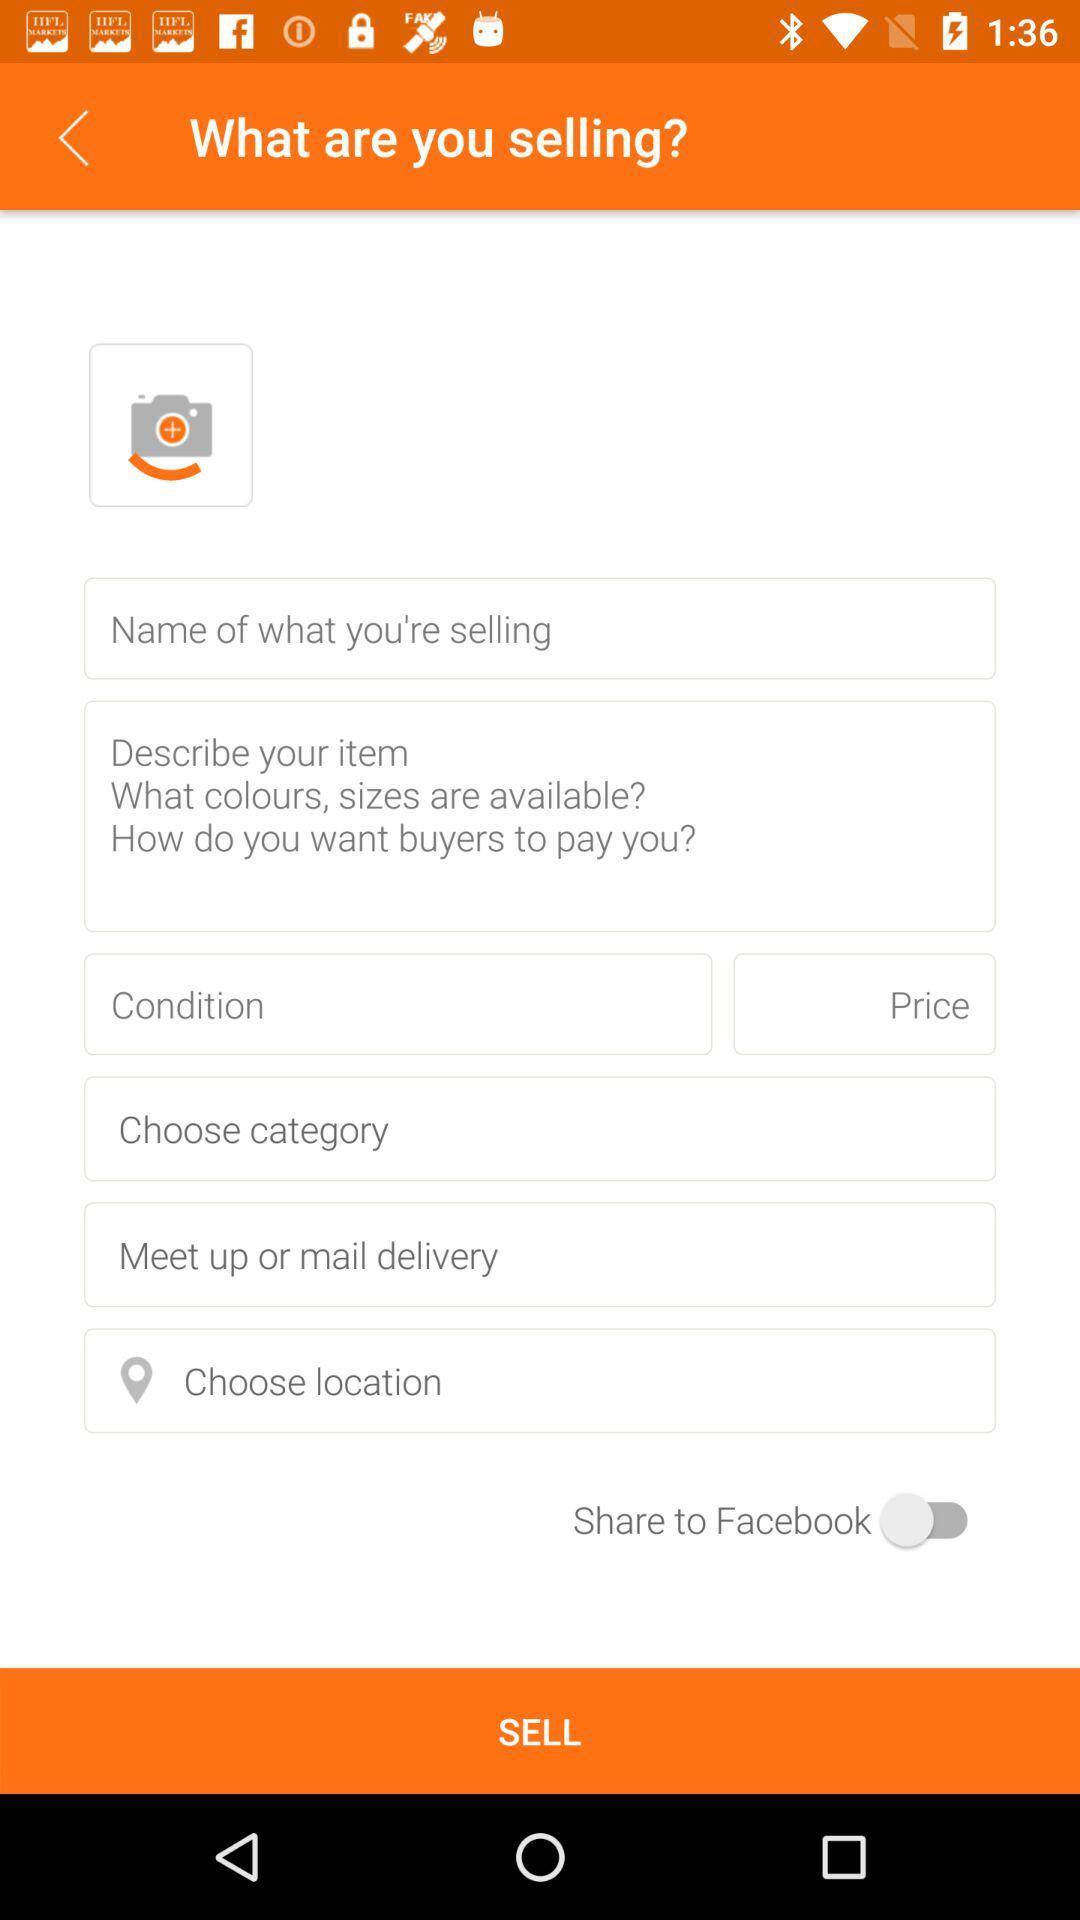 Image resolution: width=1080 pixels, height=1920 pixels. Describe the element at coordinates (72, 135) in the screenshot. I see `item to the left of what are you` at that location.